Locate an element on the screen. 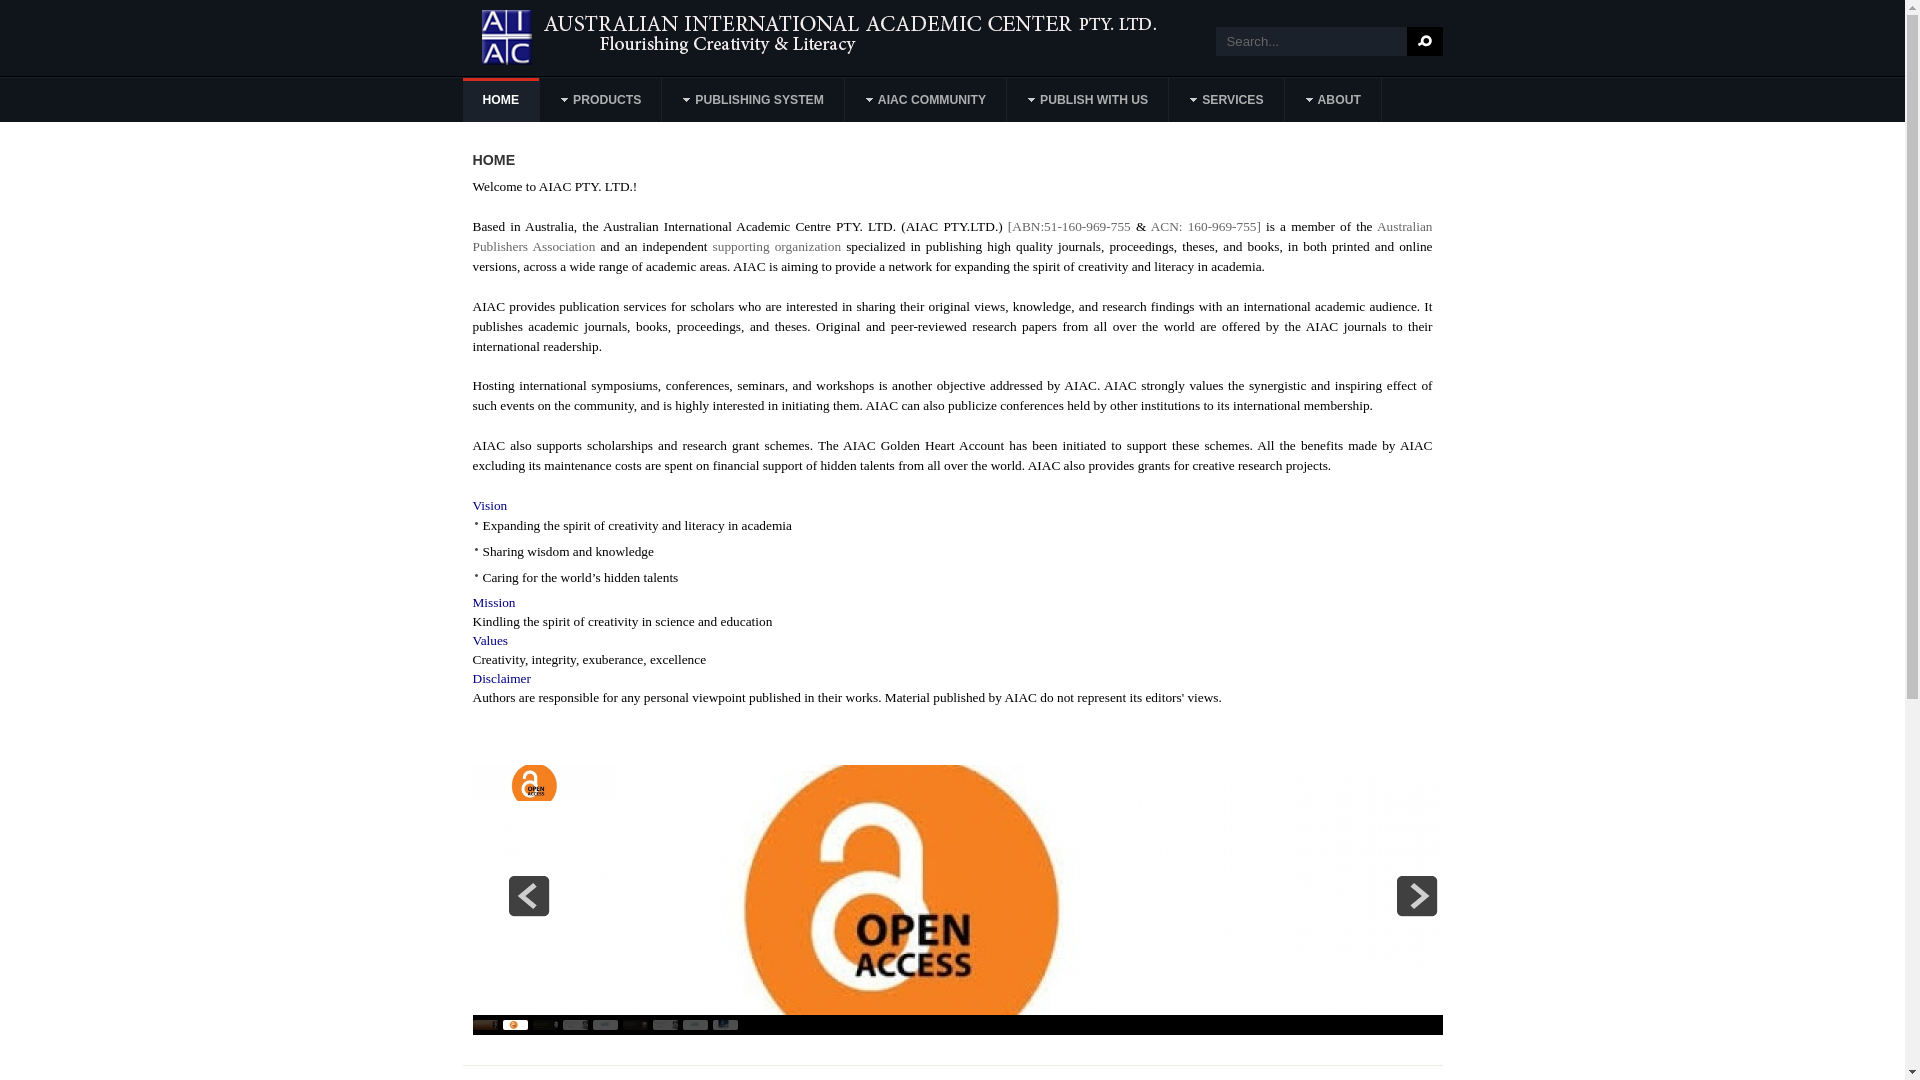 The height and width of the screenshot is (1080, 1920). 'PRODUCTS' is located at coordinates (600, 100).